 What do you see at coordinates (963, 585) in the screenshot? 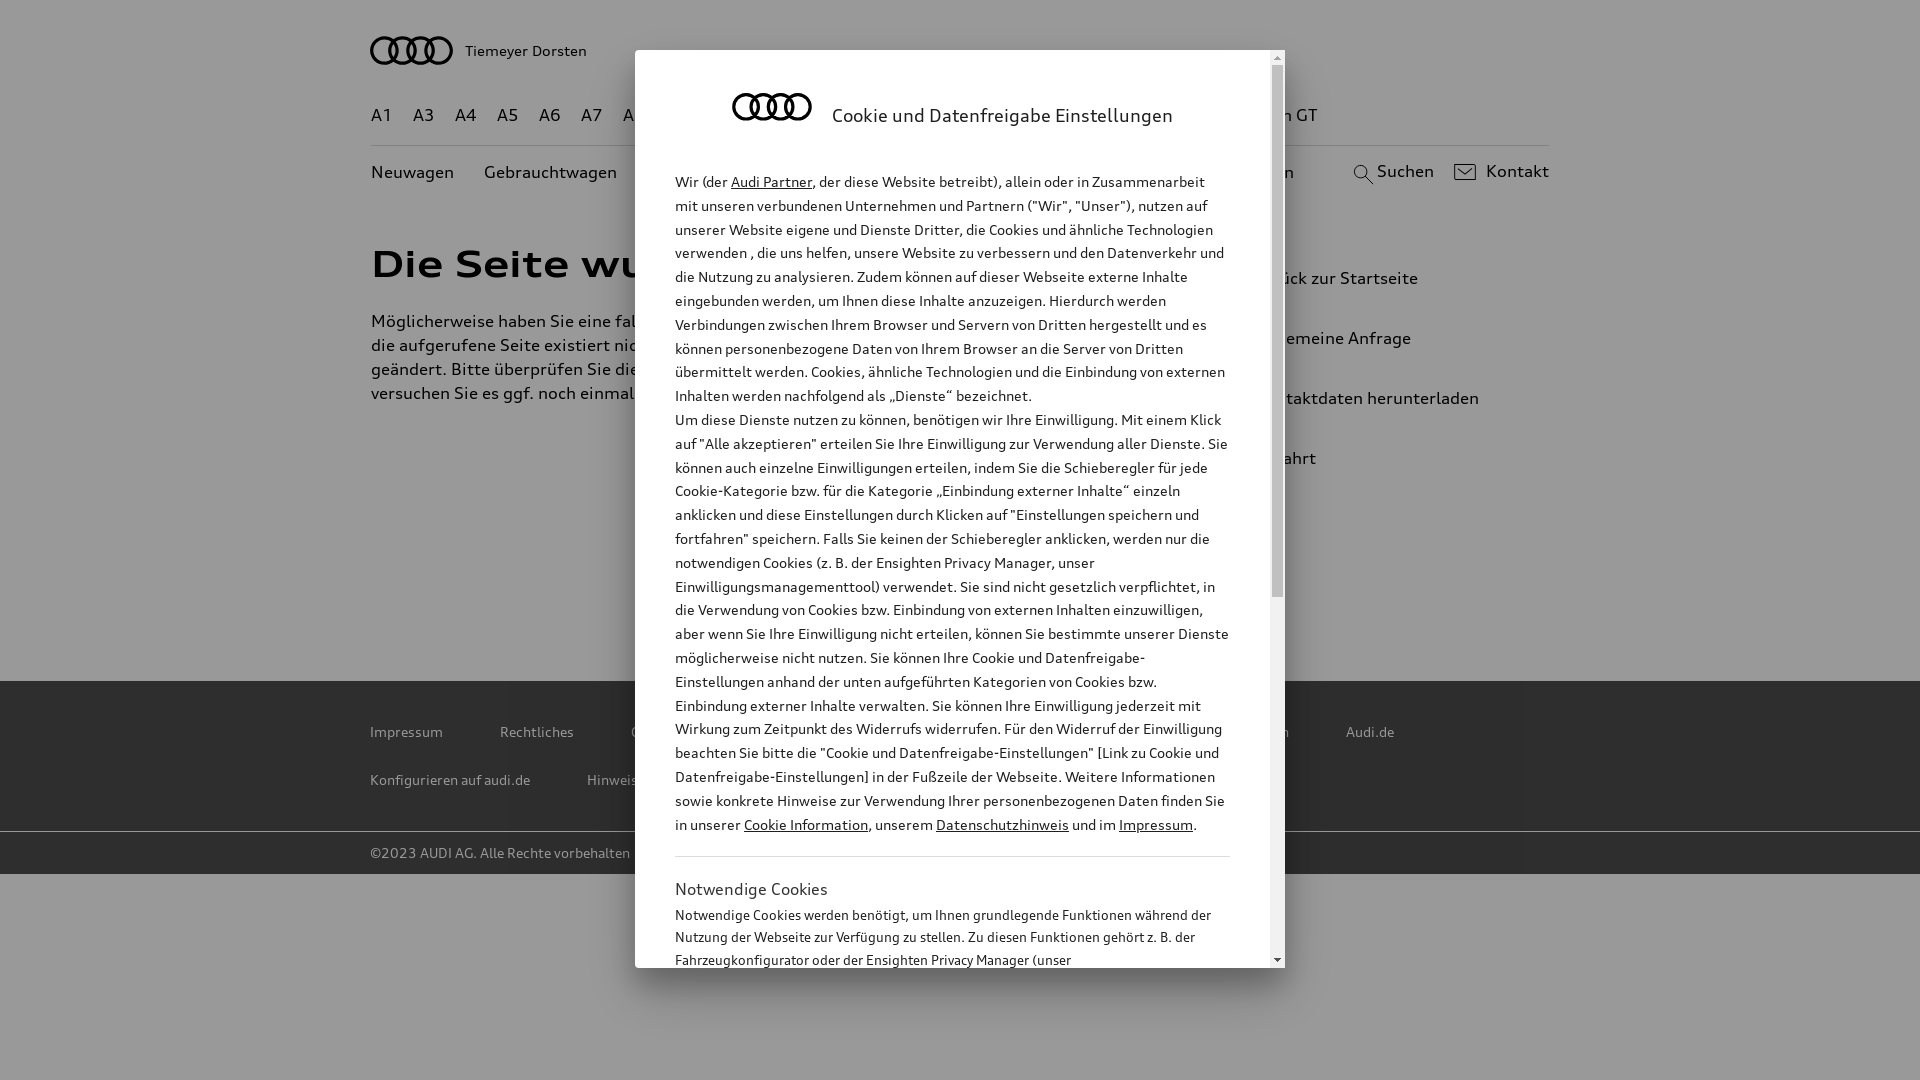
I see `'Facebook'` at bounding box center [963, 585].